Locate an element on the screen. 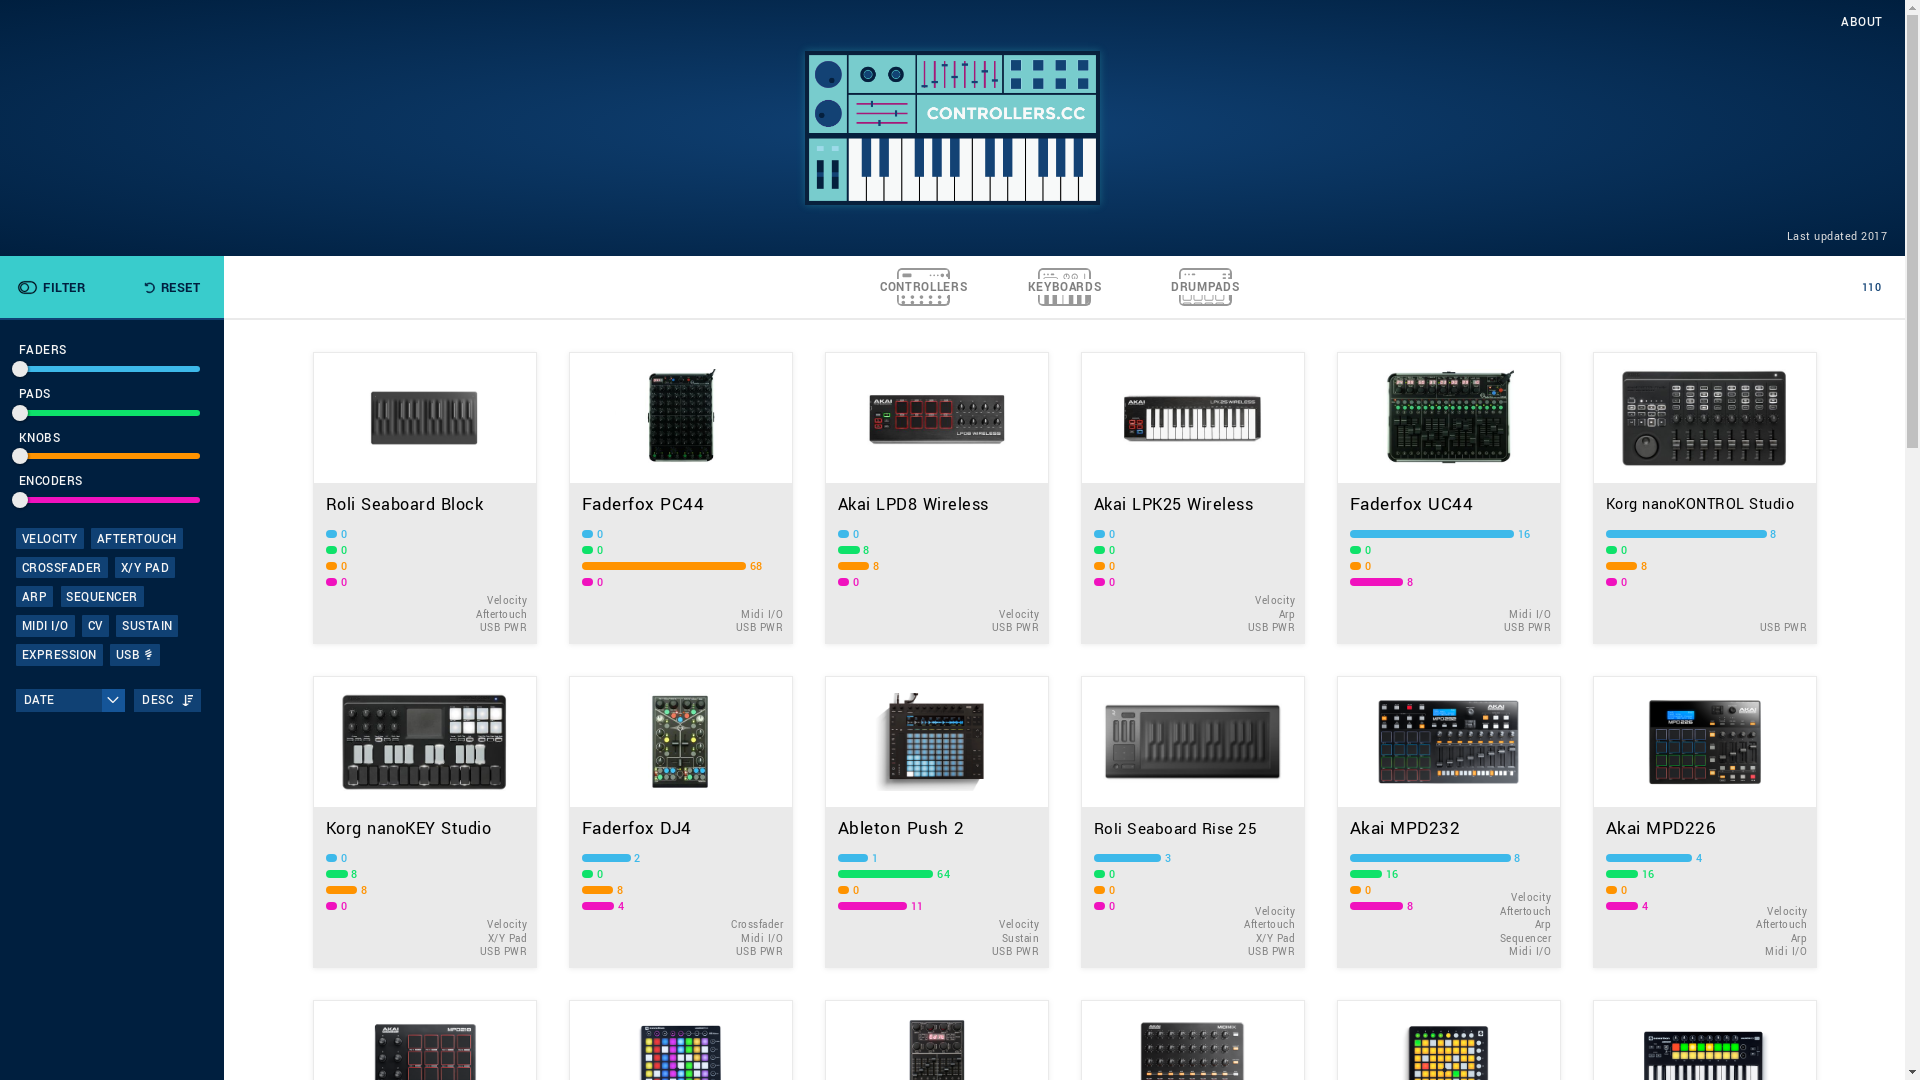 This screenshot has height=1080, width=1920. 'SUSTAIN' is located at coordinates (146, 624).